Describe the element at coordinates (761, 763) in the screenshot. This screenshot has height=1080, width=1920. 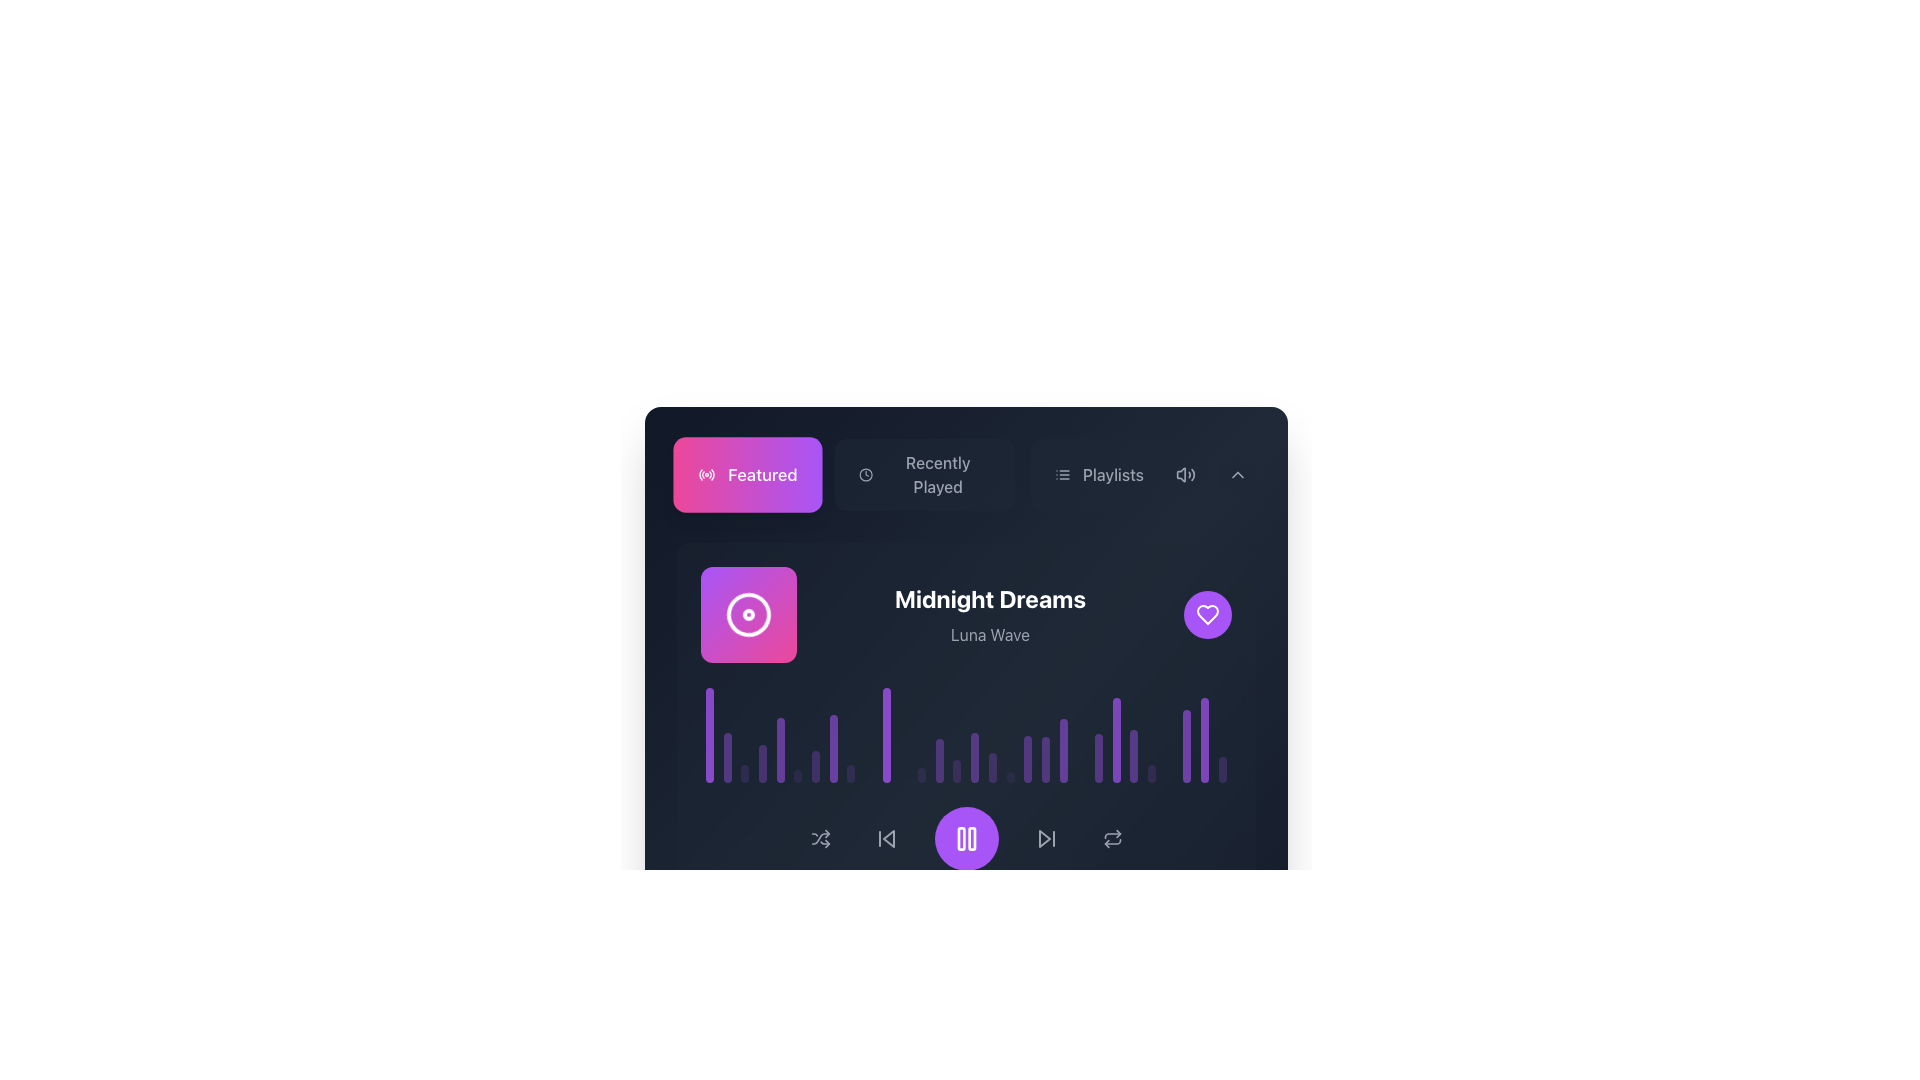
I see `the fourth vertical bar in the equalizer, which is a semi-transparent purple bar with rounded ends, located near the bottom of the interface` at that location.